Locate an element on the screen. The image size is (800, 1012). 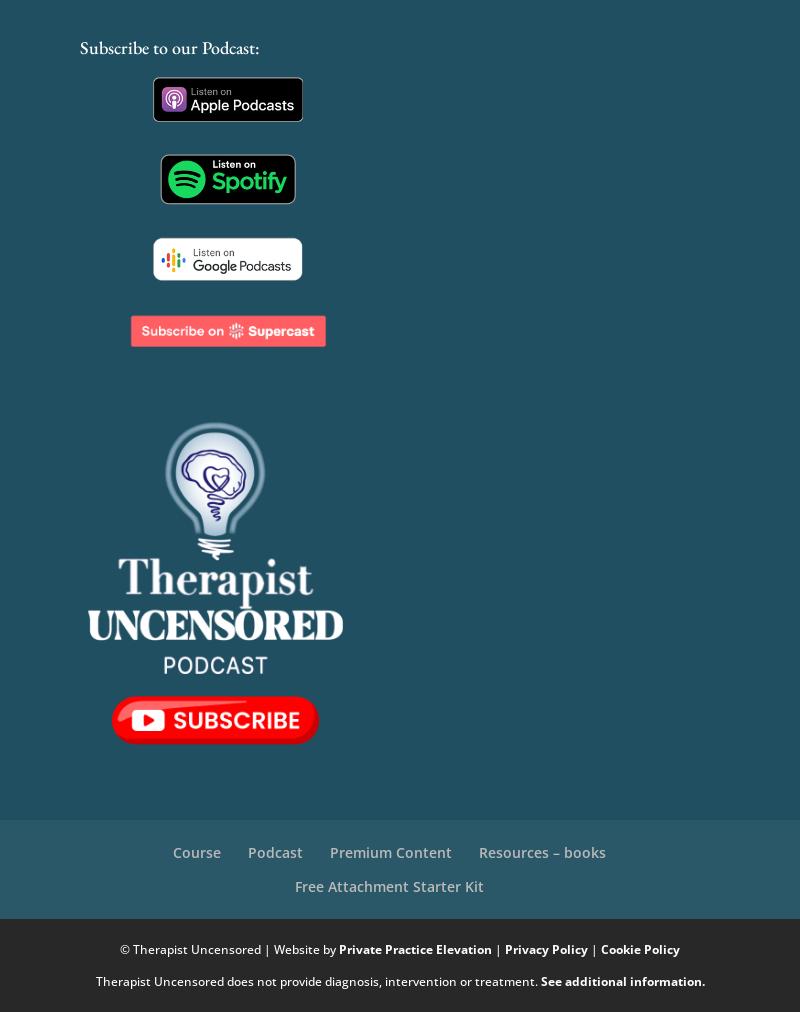
'Free Attachment Starter Kit' is located at coordinates (387, 886).